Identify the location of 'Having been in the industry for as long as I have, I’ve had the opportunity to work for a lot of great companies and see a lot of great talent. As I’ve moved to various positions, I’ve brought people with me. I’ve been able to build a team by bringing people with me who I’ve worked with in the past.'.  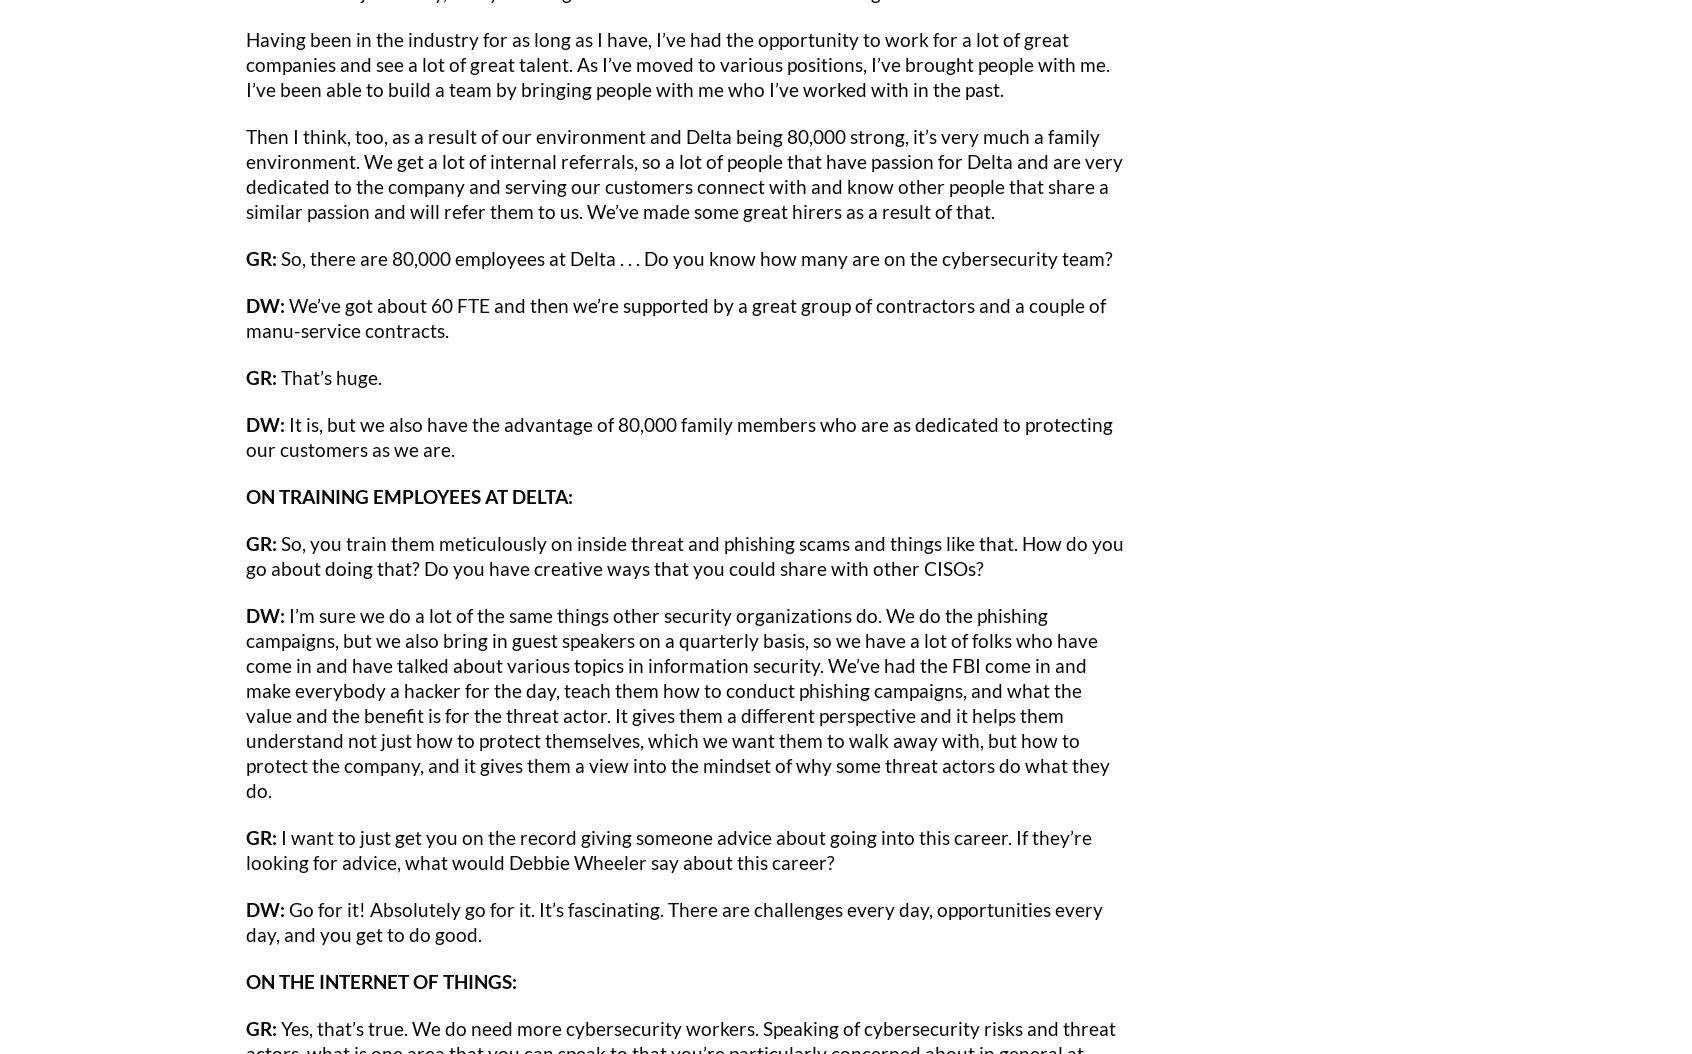
(246, 62).